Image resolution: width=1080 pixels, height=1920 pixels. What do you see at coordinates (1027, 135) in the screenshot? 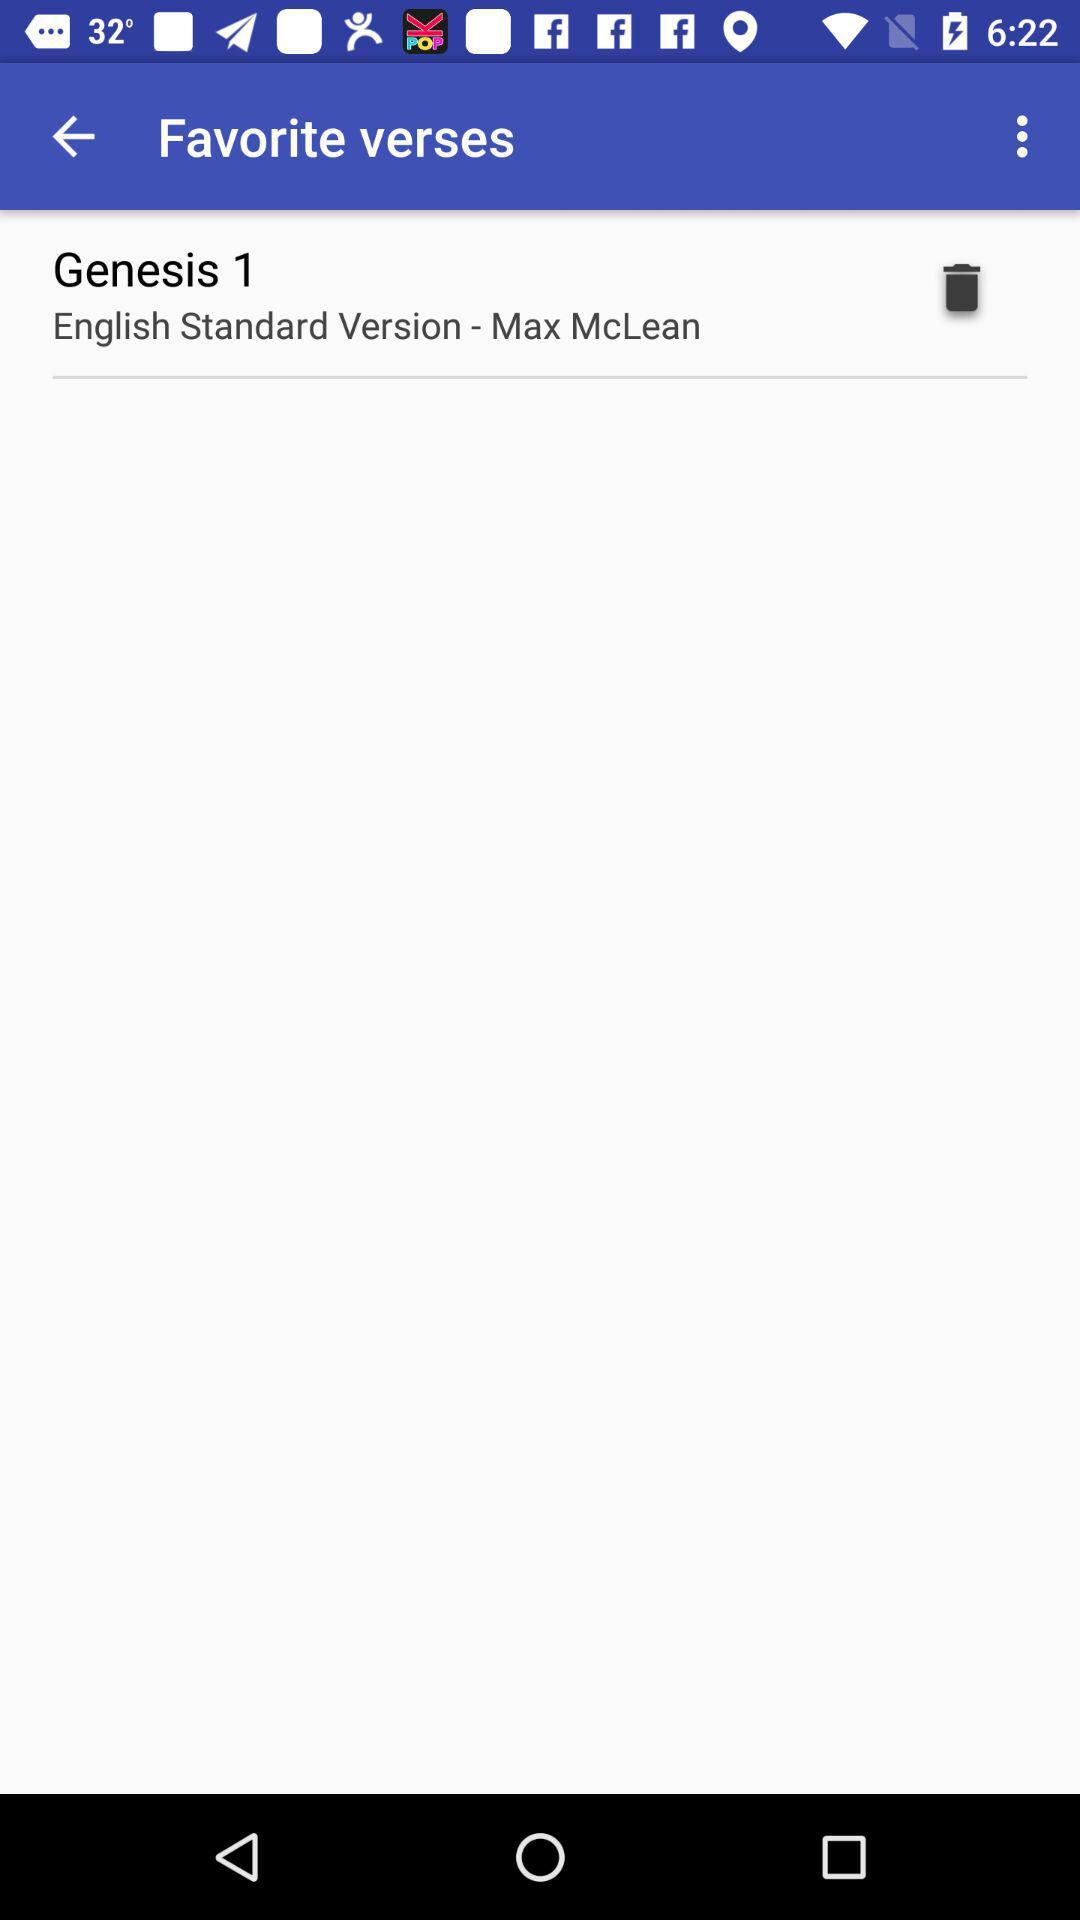
I see `app next to the favorite verses item` at bounding box center [1027, 135].